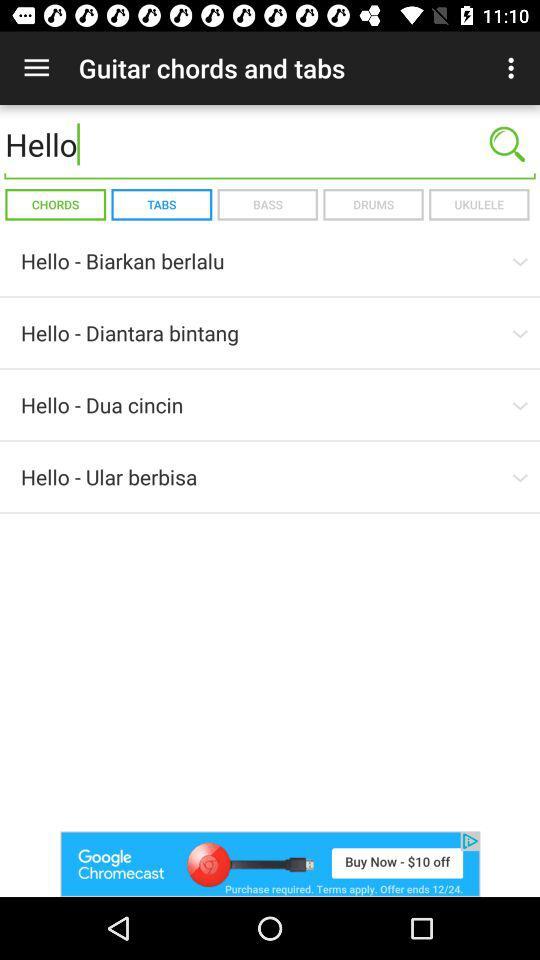 This screenshot has height=960, width=540. I want to click on search button, so click(507, 143).